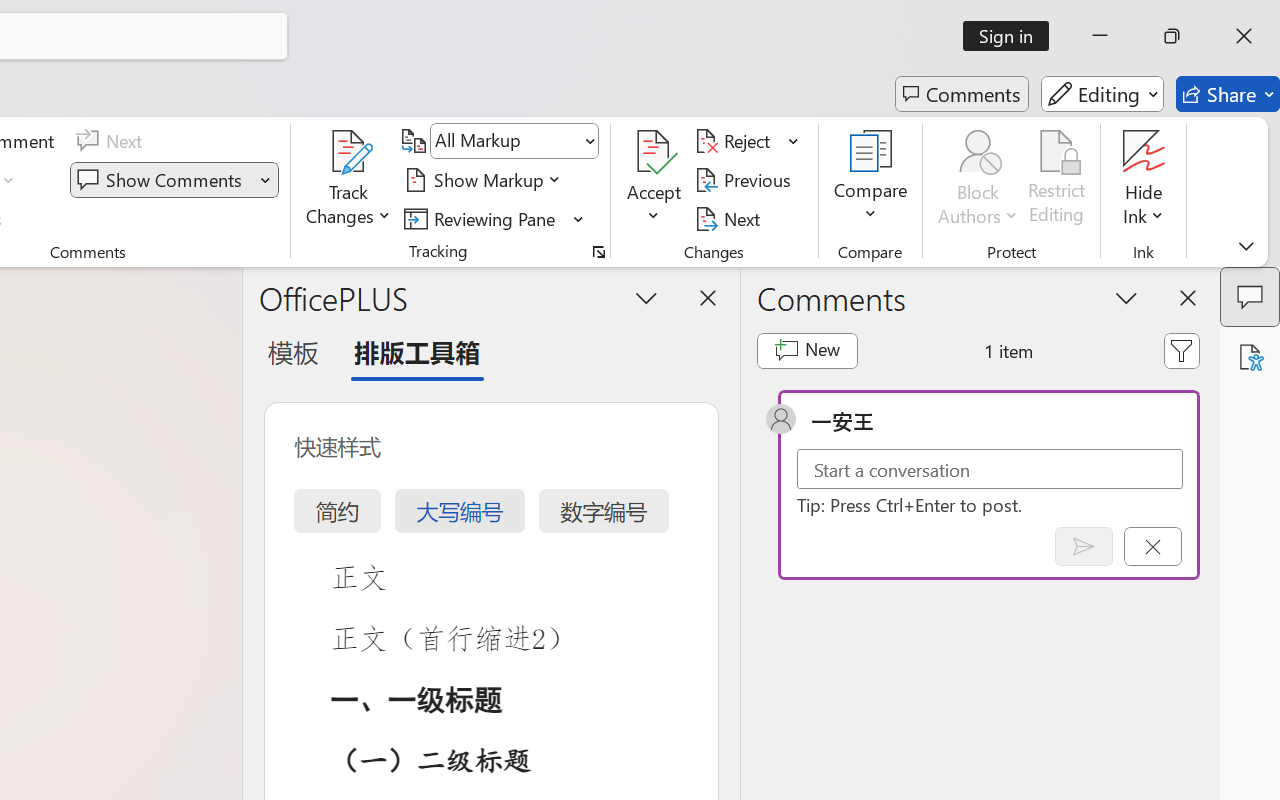 This screenshot has height=800, width=1280. Describe the element at coordinates (1101, 94) in the screenshot. I see `'Editing'` at that location.